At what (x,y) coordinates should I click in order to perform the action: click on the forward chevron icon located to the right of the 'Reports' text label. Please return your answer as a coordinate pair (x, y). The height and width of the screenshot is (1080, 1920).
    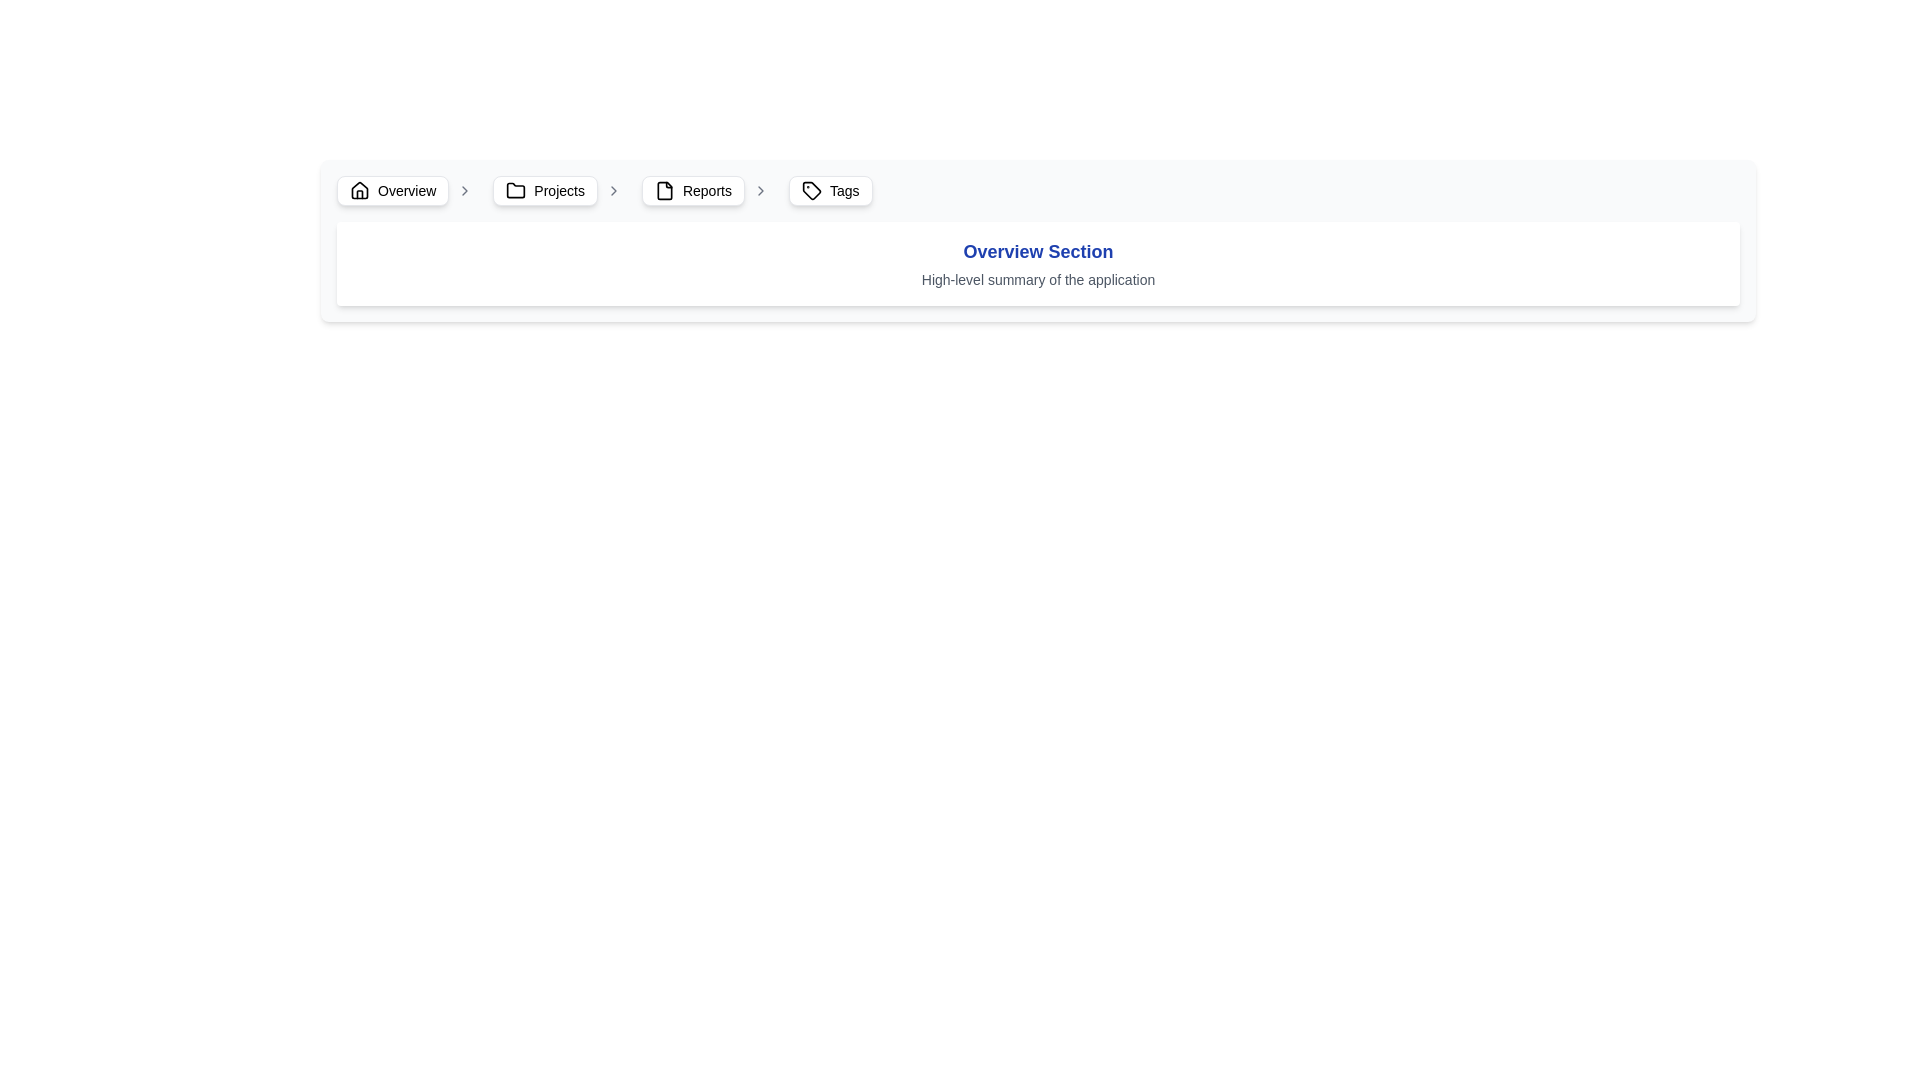
    Looking at the image, I should click on (759, 191).